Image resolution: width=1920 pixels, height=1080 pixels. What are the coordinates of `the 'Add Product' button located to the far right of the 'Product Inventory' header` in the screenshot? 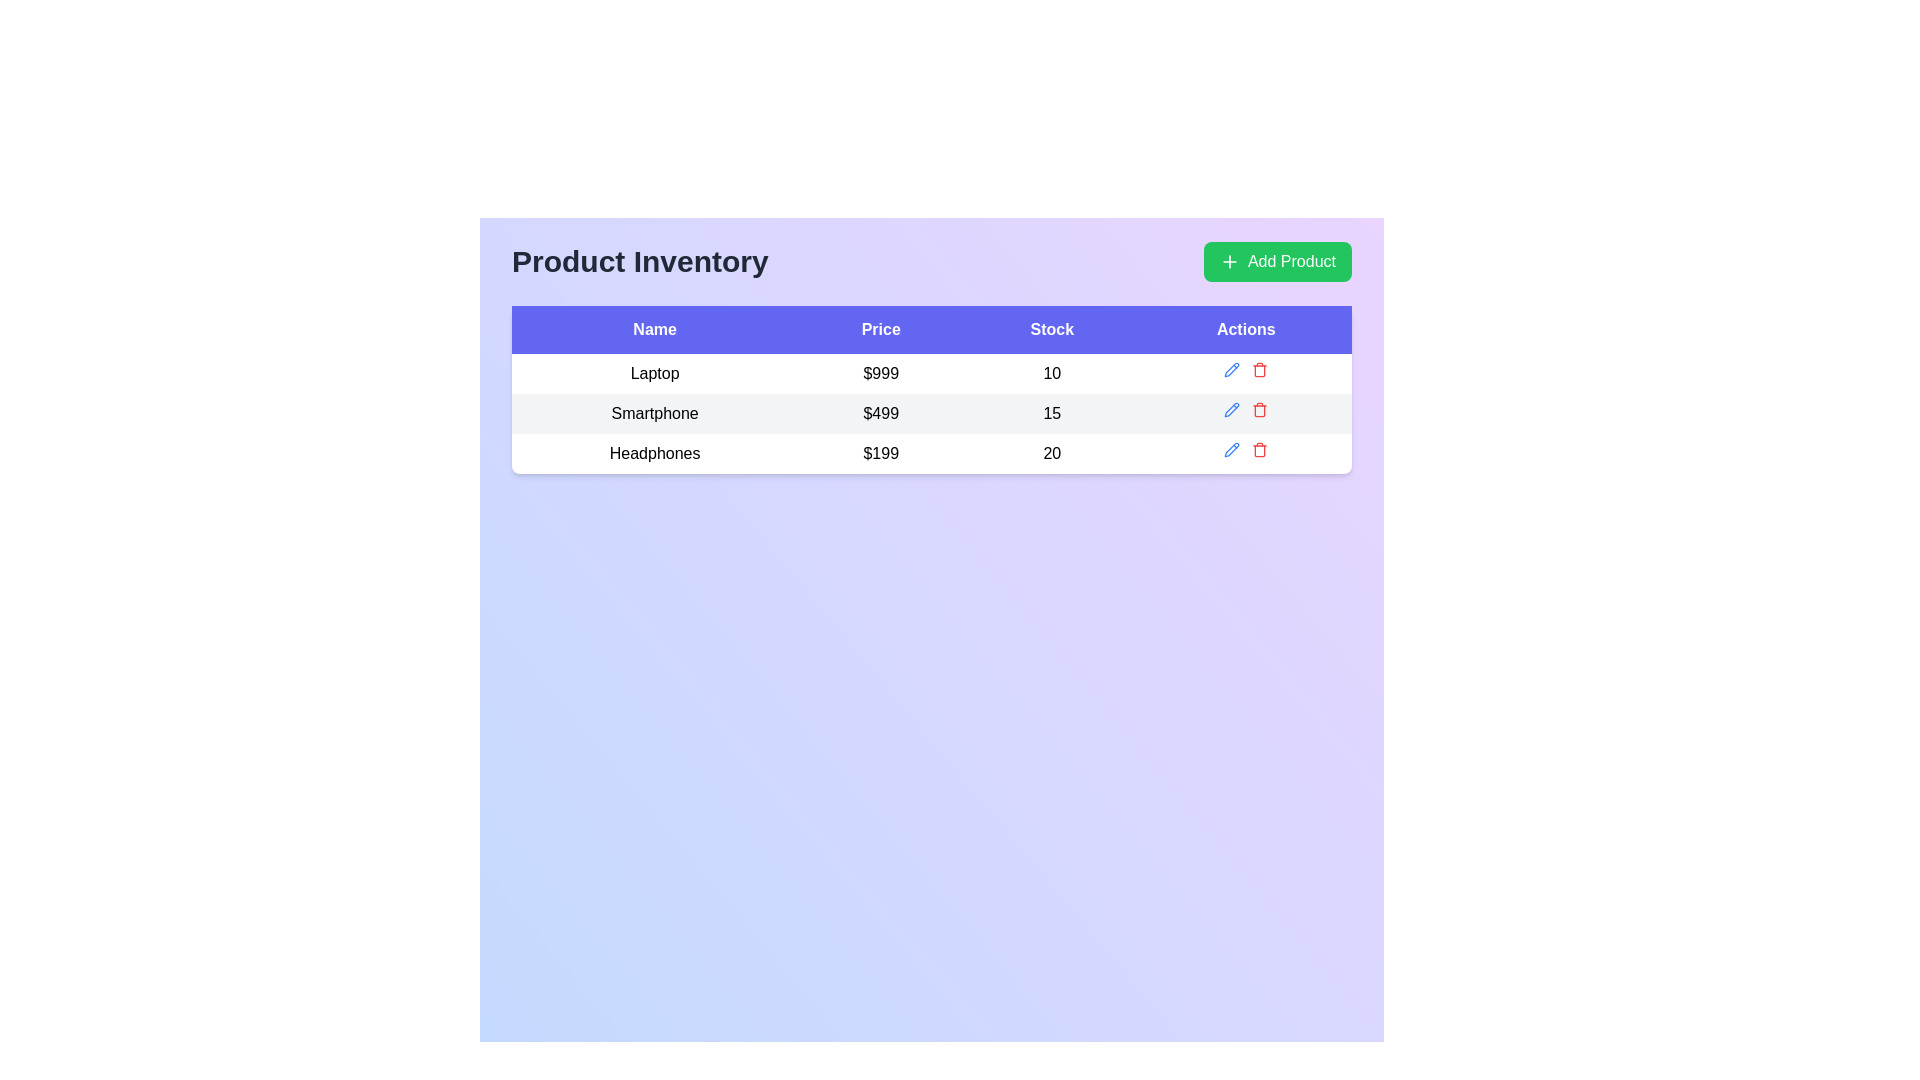 It's located at (1276, 261).